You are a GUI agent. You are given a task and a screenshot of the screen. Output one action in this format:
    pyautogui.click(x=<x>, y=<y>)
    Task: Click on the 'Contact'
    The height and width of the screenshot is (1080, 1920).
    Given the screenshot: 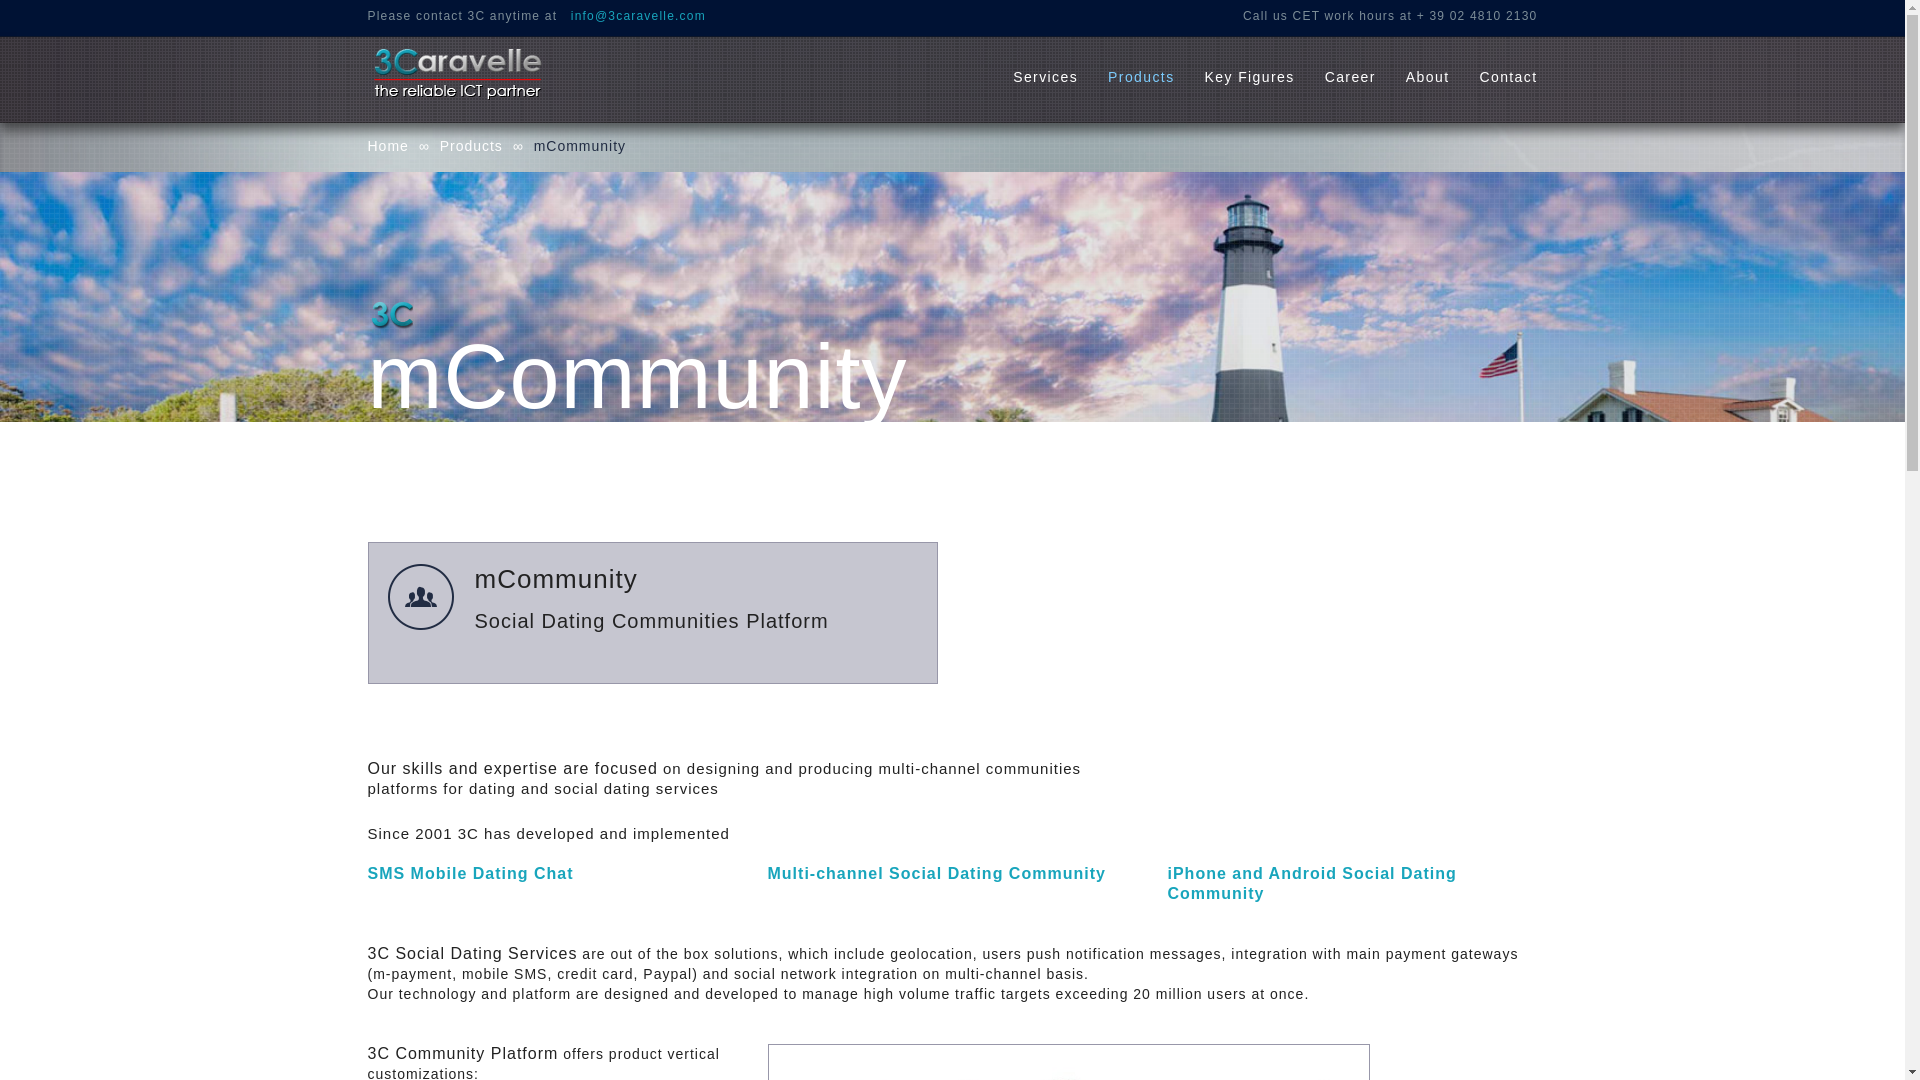 What is the action you would take?
    pyautogui.click(x=1464, y=75)
    